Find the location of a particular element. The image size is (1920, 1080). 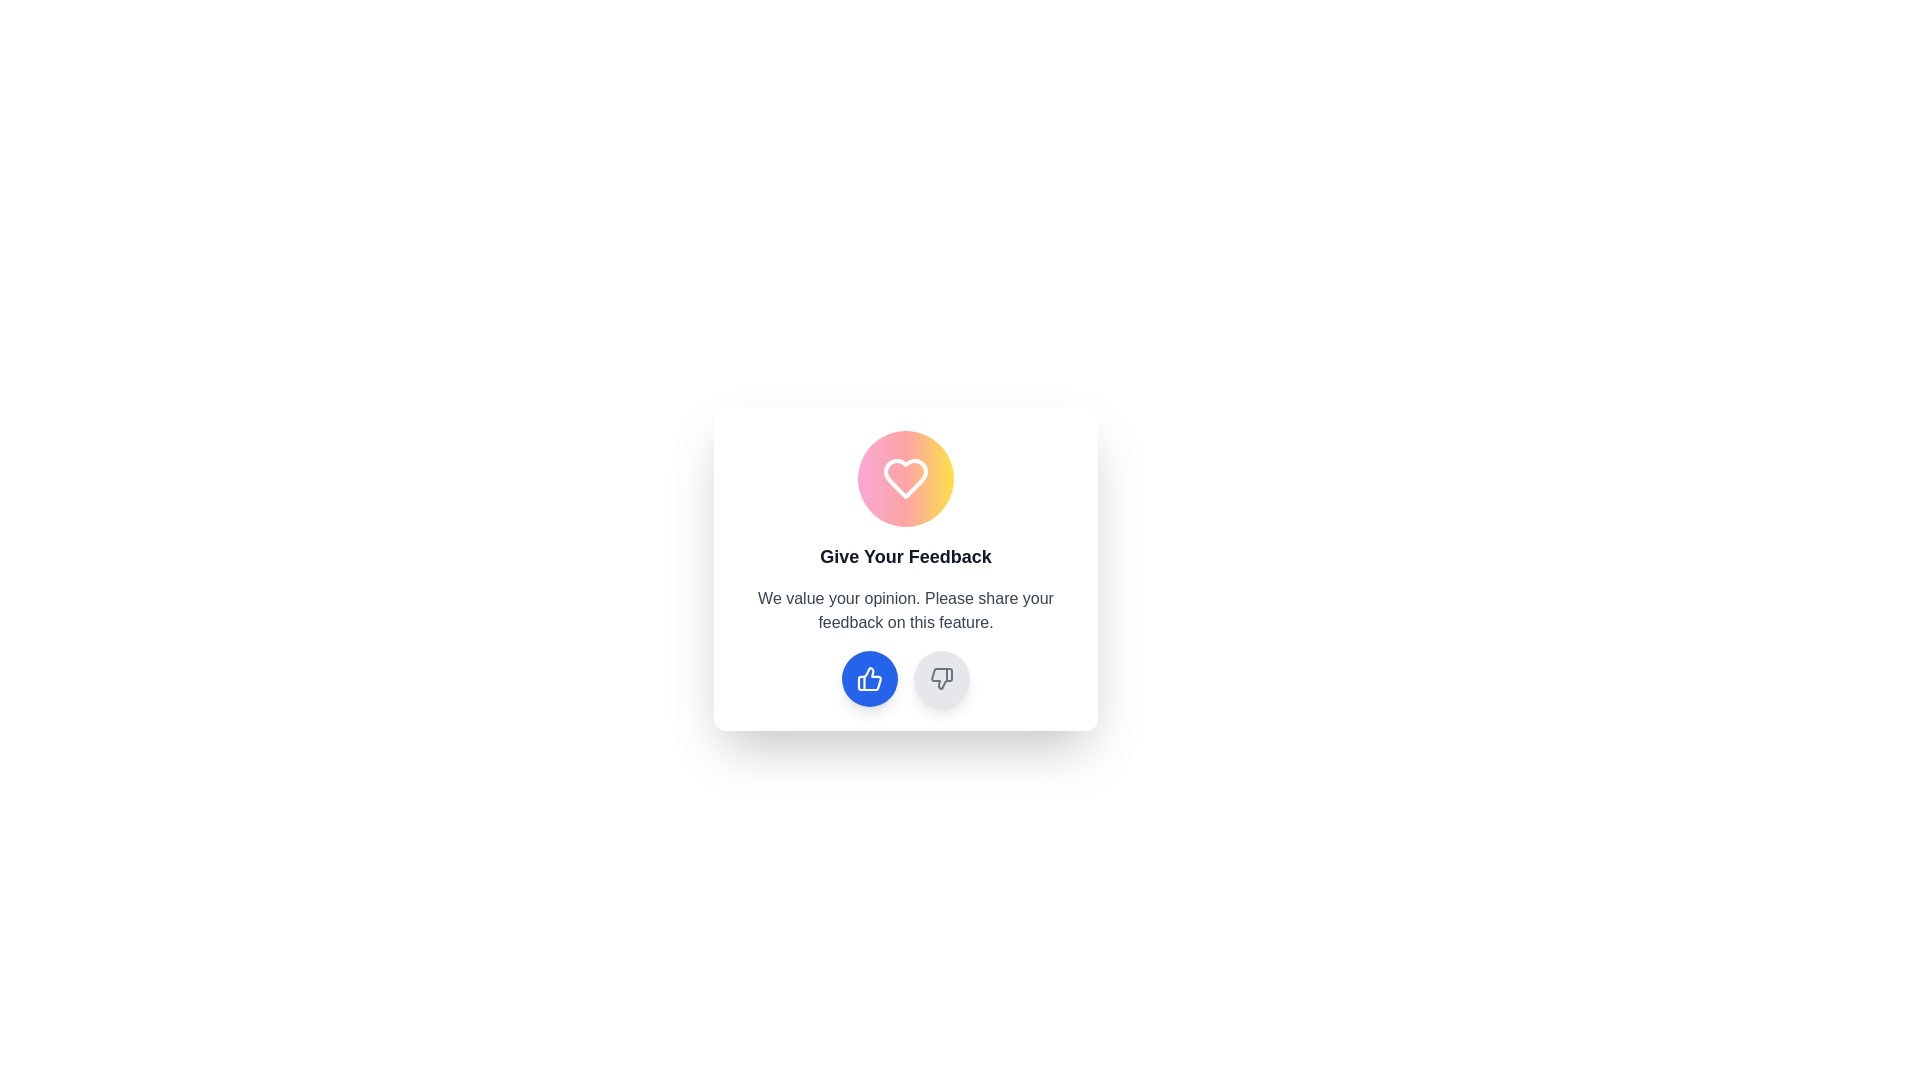

the heart-shaped icon outlined in white, which is centrally positioned within a circular gradient background is located at coordinates (905, 478).